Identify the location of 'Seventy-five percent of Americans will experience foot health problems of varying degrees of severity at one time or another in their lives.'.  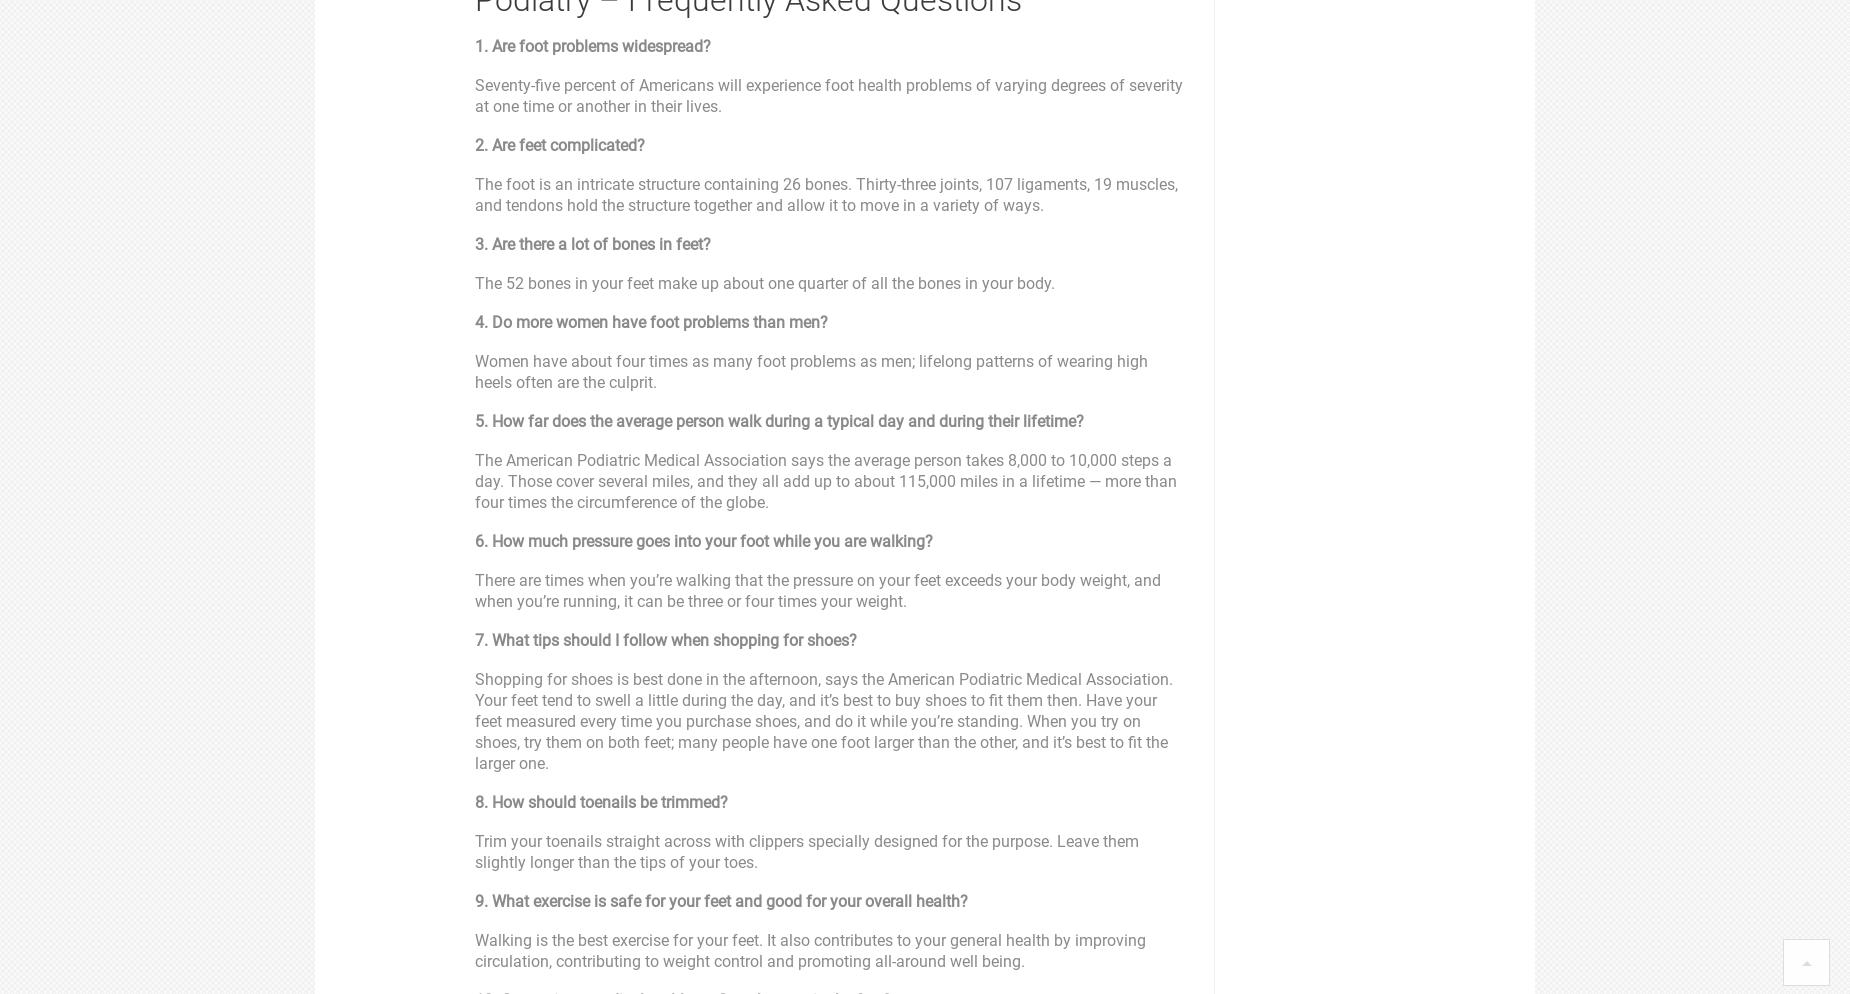
(828, 96).